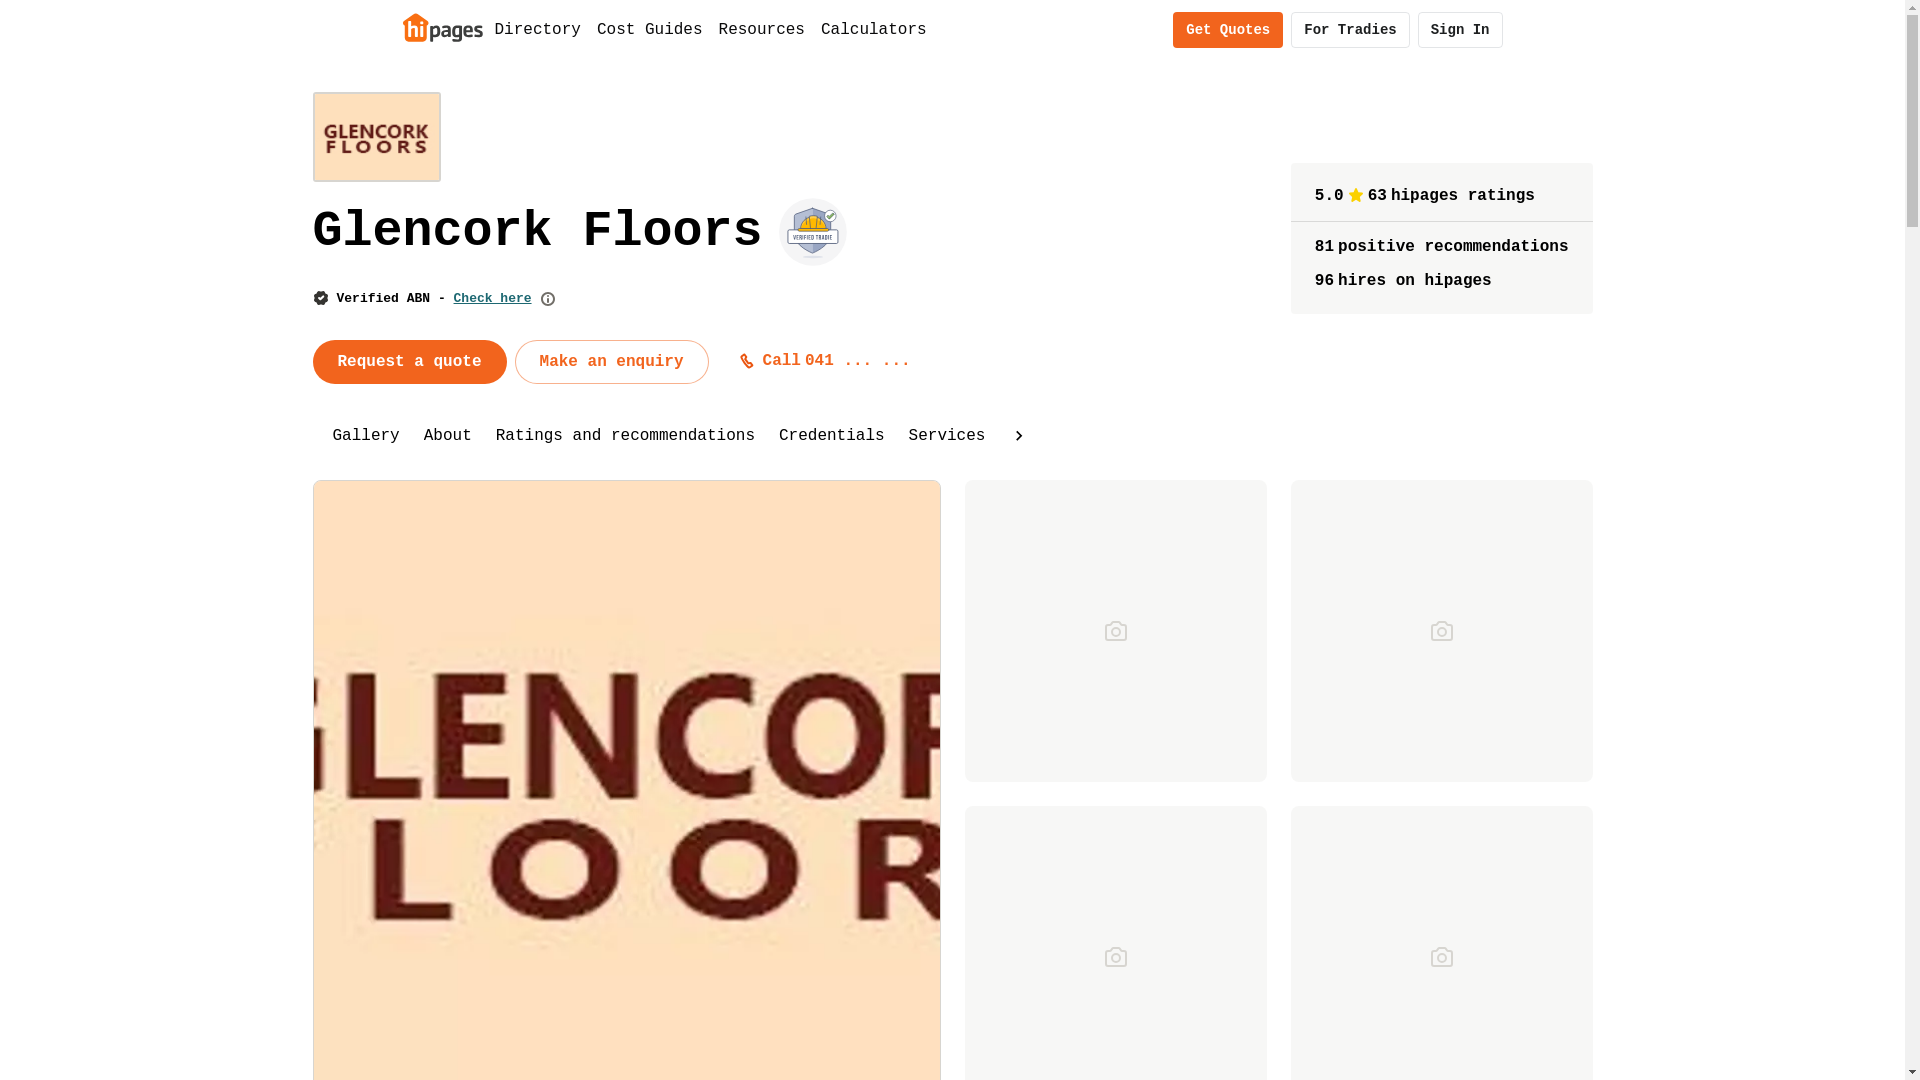 The height and width of the screenshot is (1080, 1920). I want to click on 'Get Quotes', so click(1227, 30).